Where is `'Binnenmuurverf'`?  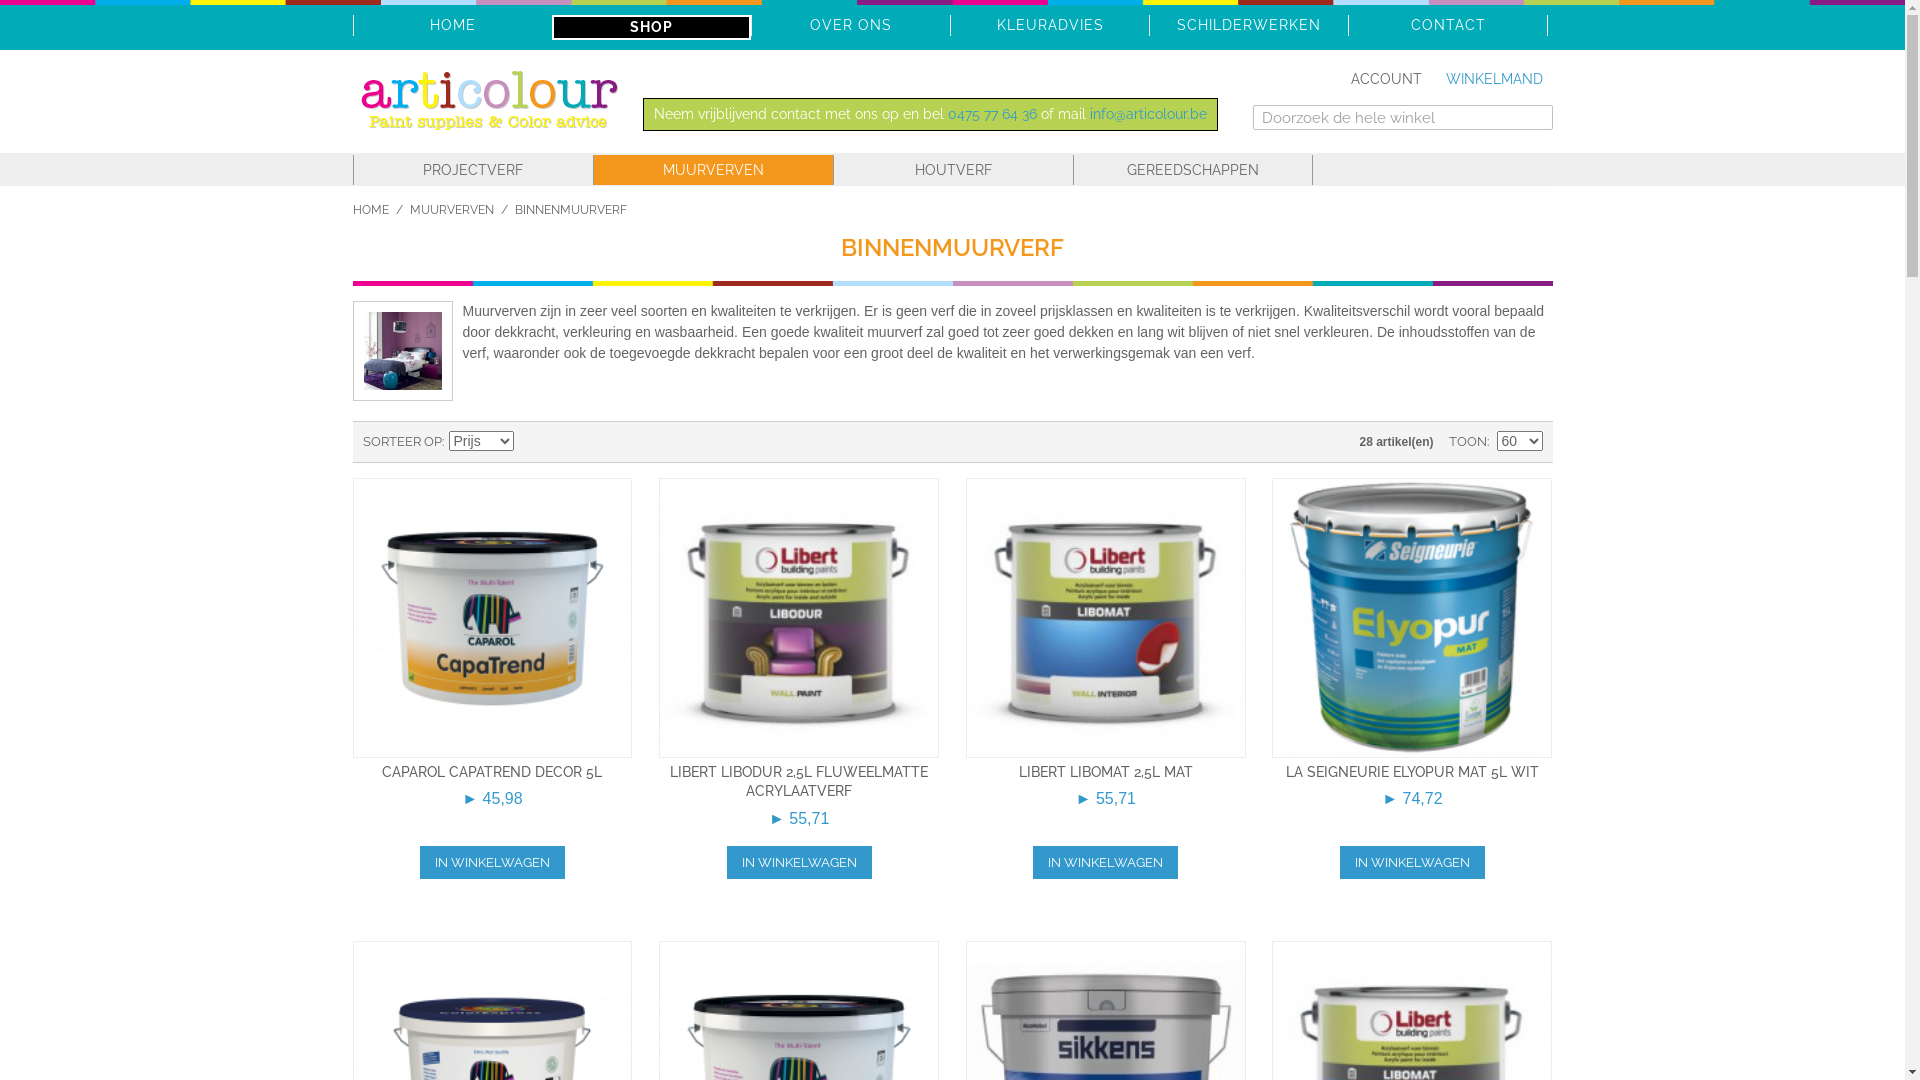 'Binnenmuurverf' is located at coordinates (402, 350).